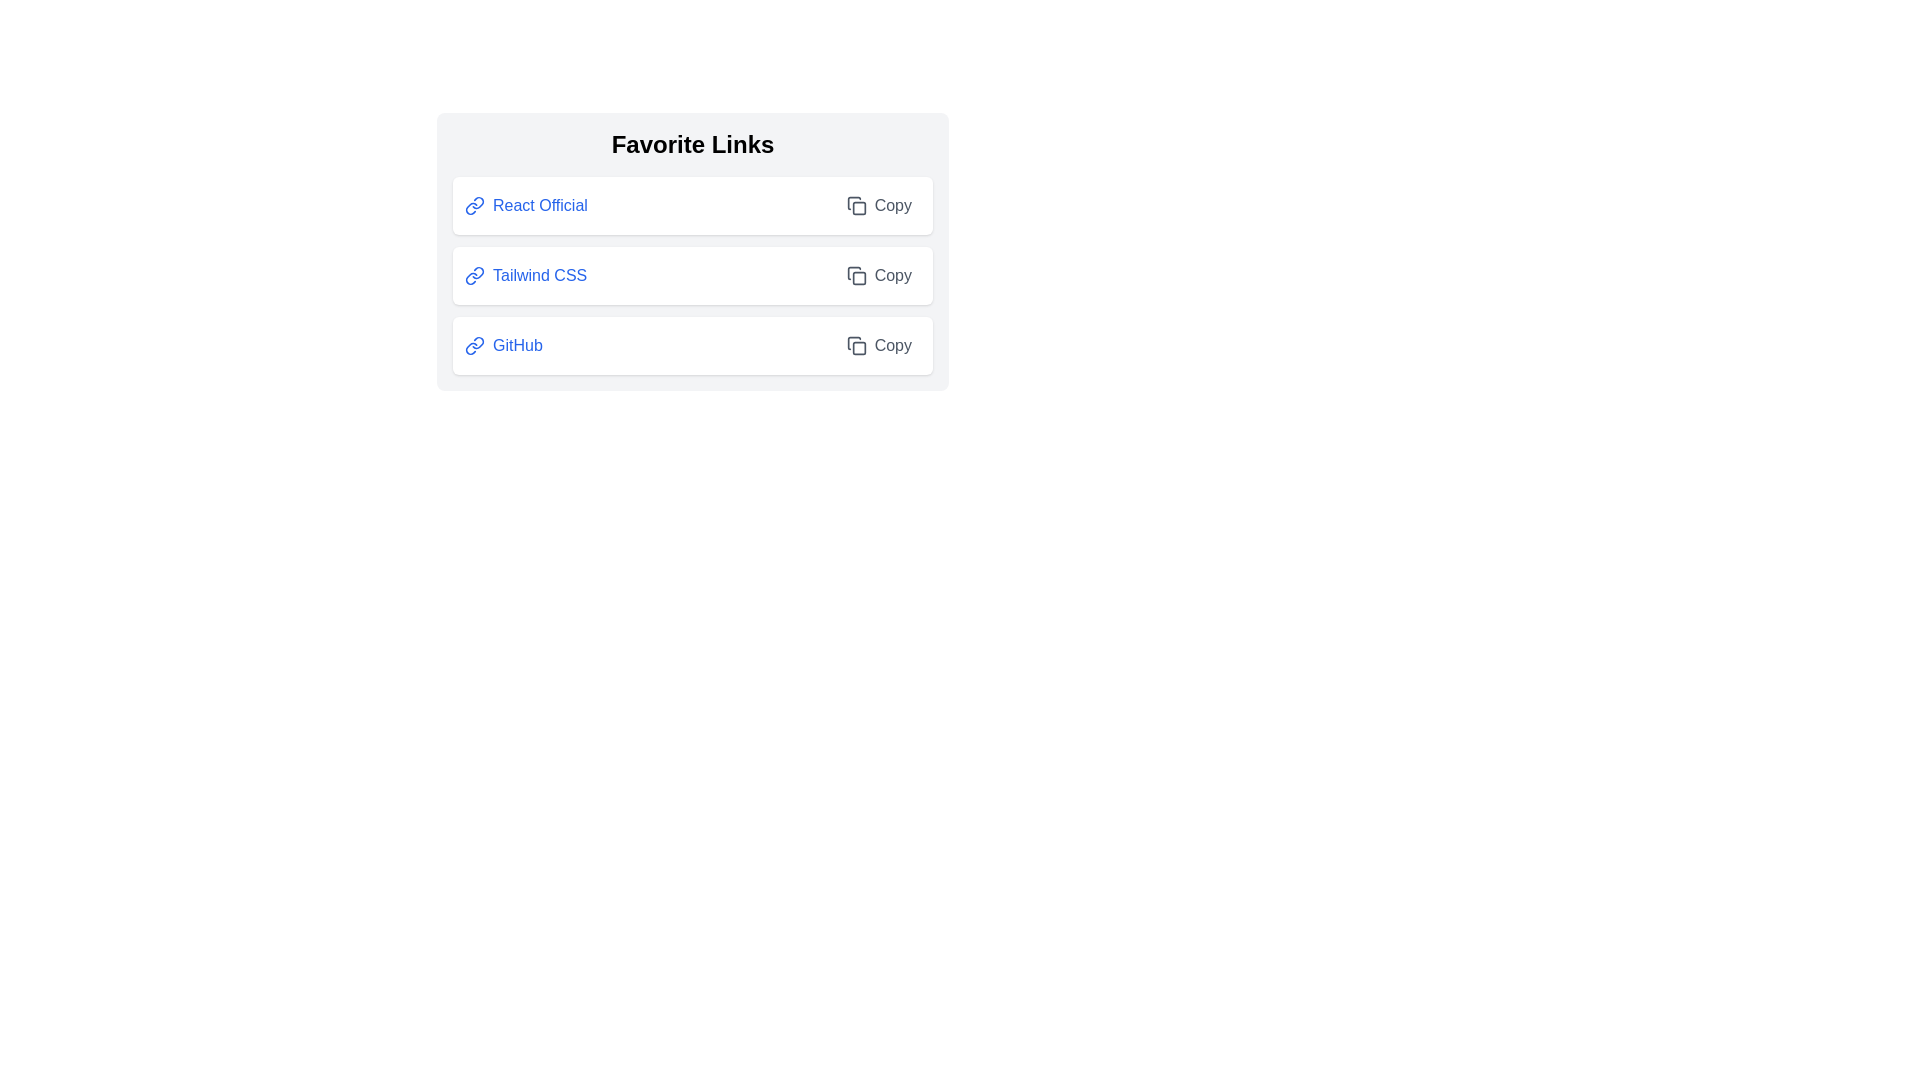  What do you see at coordinates (474, 345) in the screenshot?
I see `the blue chain link icon associated with the GitHub link, located to the left of the 'GitHub' text in the third row of the 'Favorite Links' list` at bounding box center [474, 345].